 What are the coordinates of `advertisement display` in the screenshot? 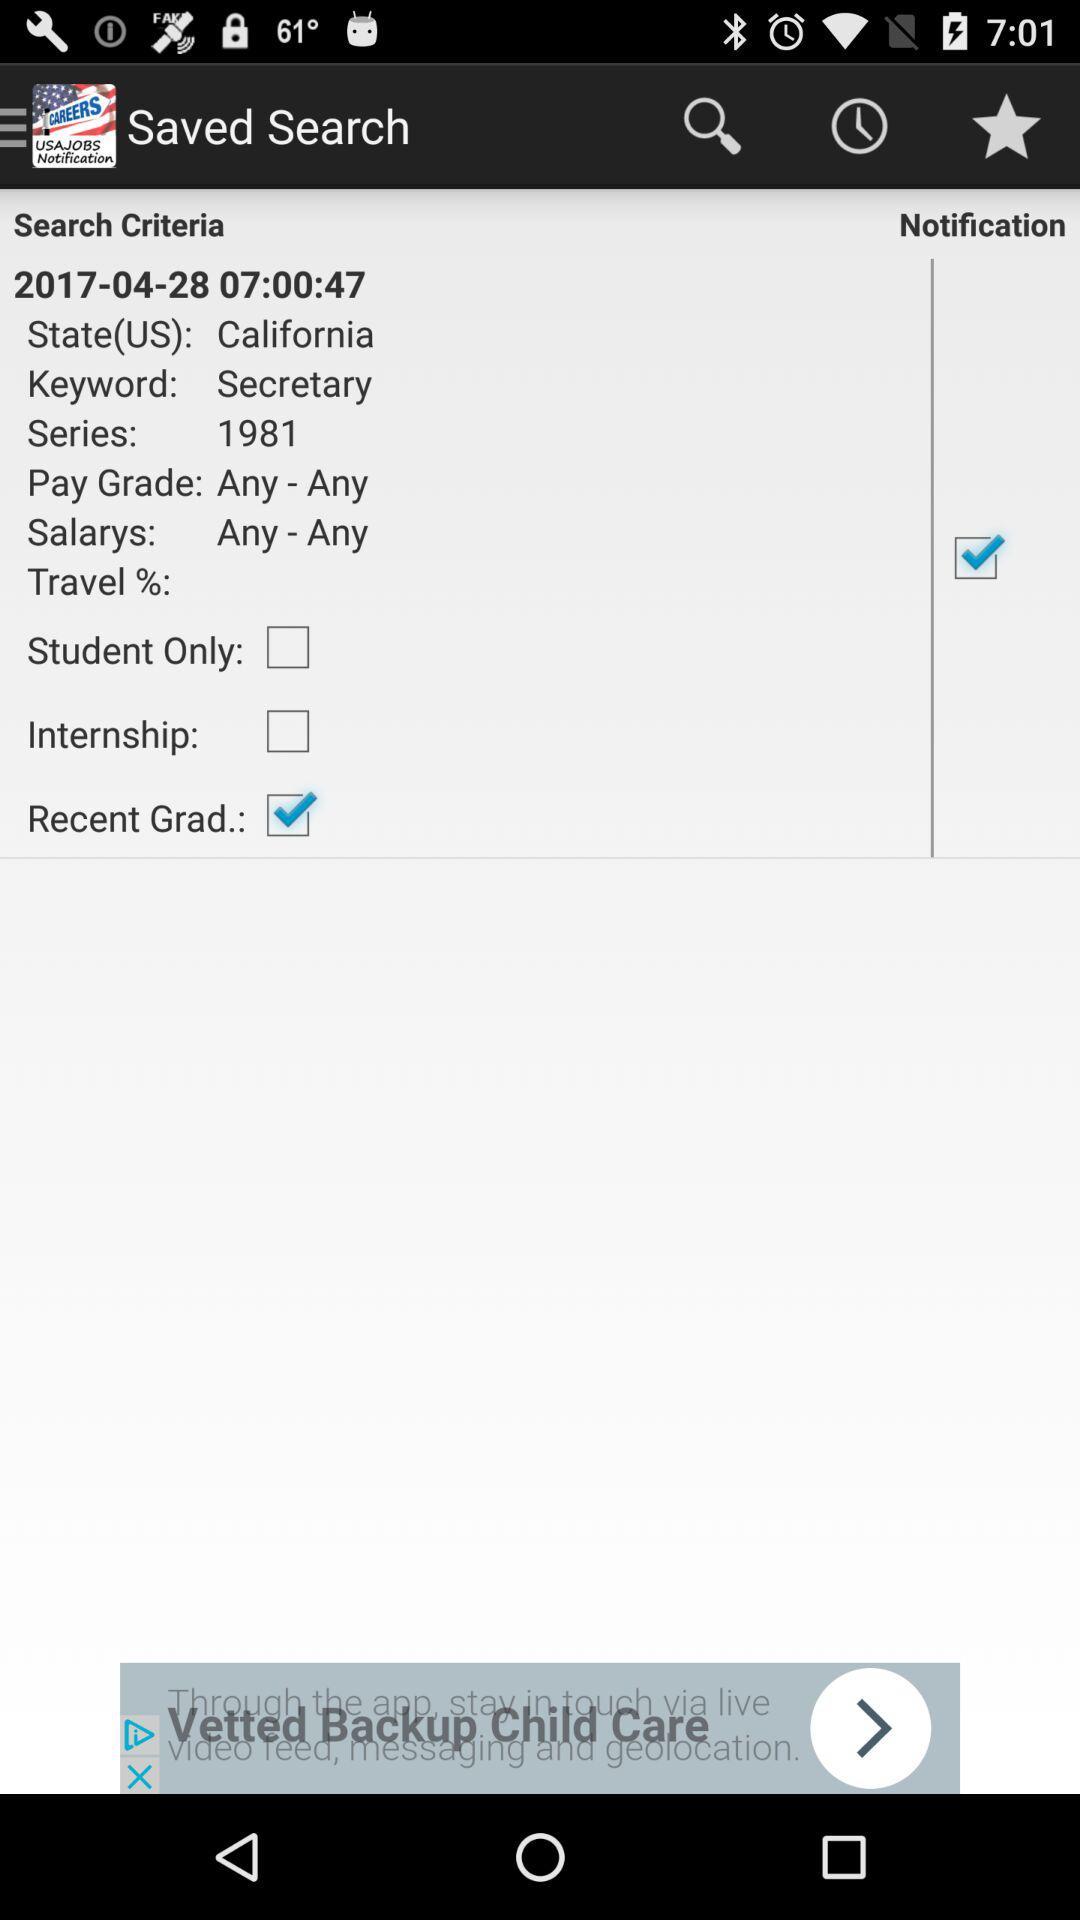 It's located at (540, 1727).